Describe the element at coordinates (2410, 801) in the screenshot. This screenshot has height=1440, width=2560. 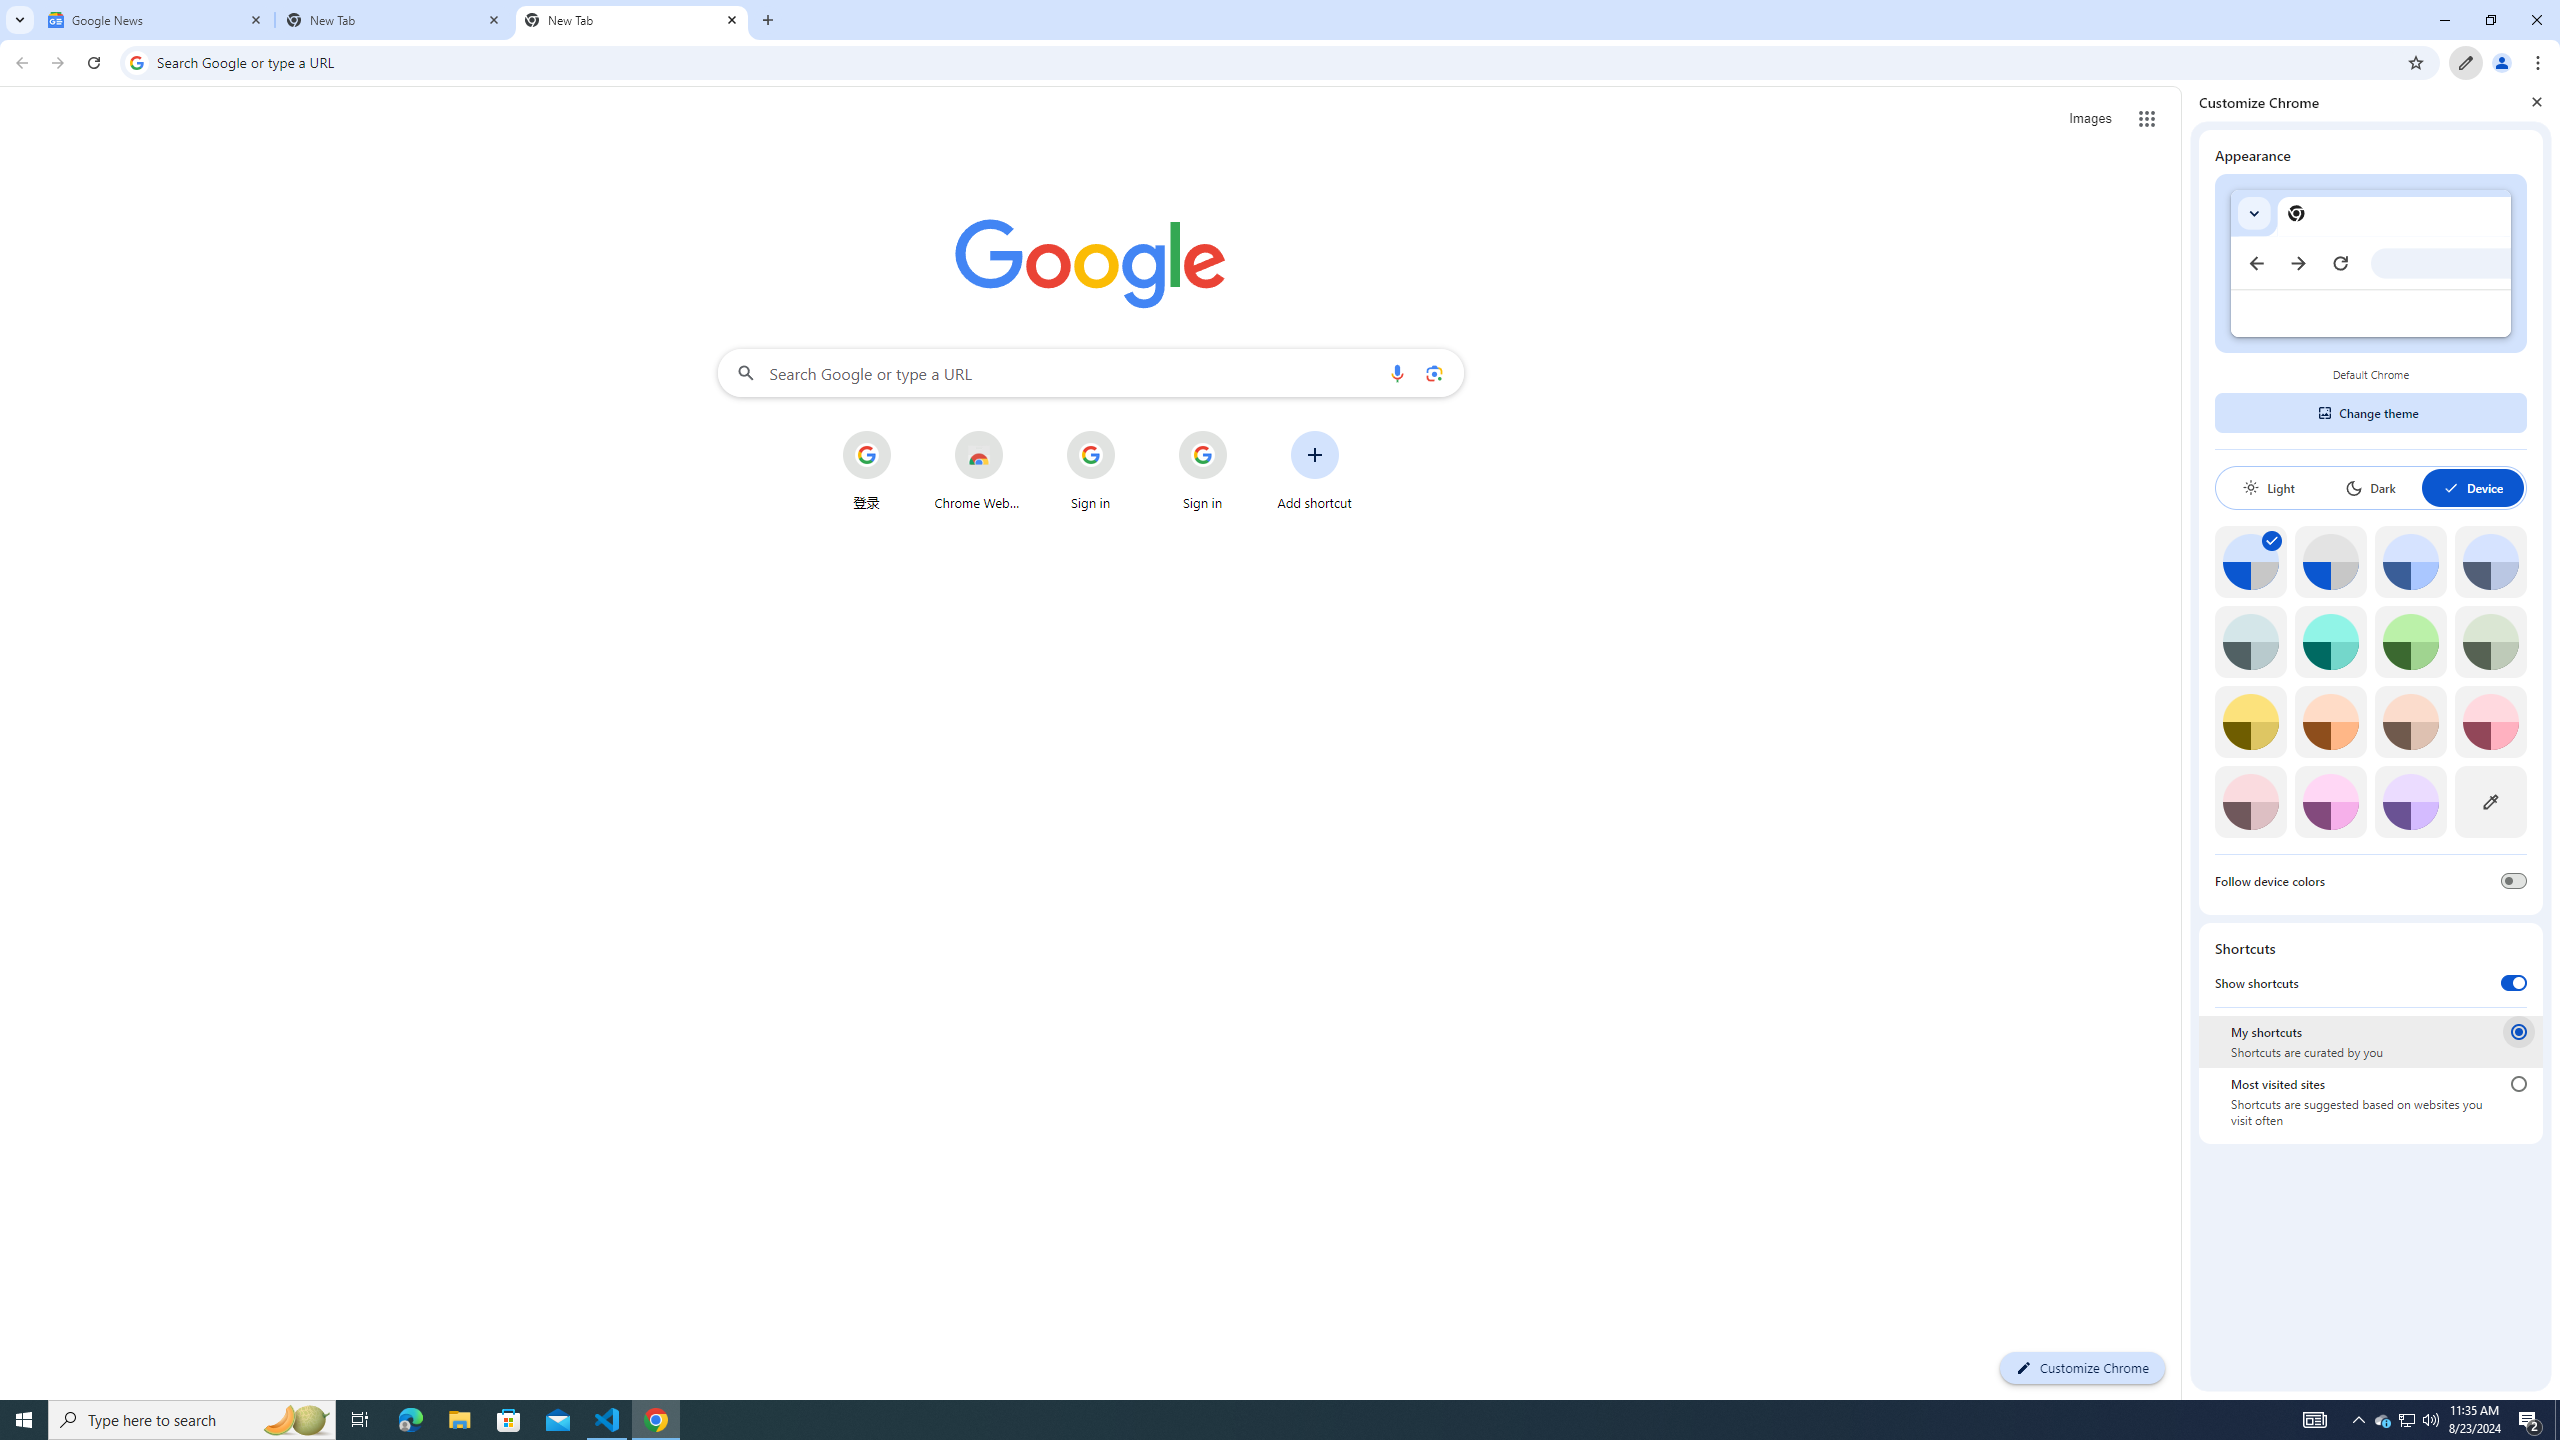
I see `'Violet'` at that location.